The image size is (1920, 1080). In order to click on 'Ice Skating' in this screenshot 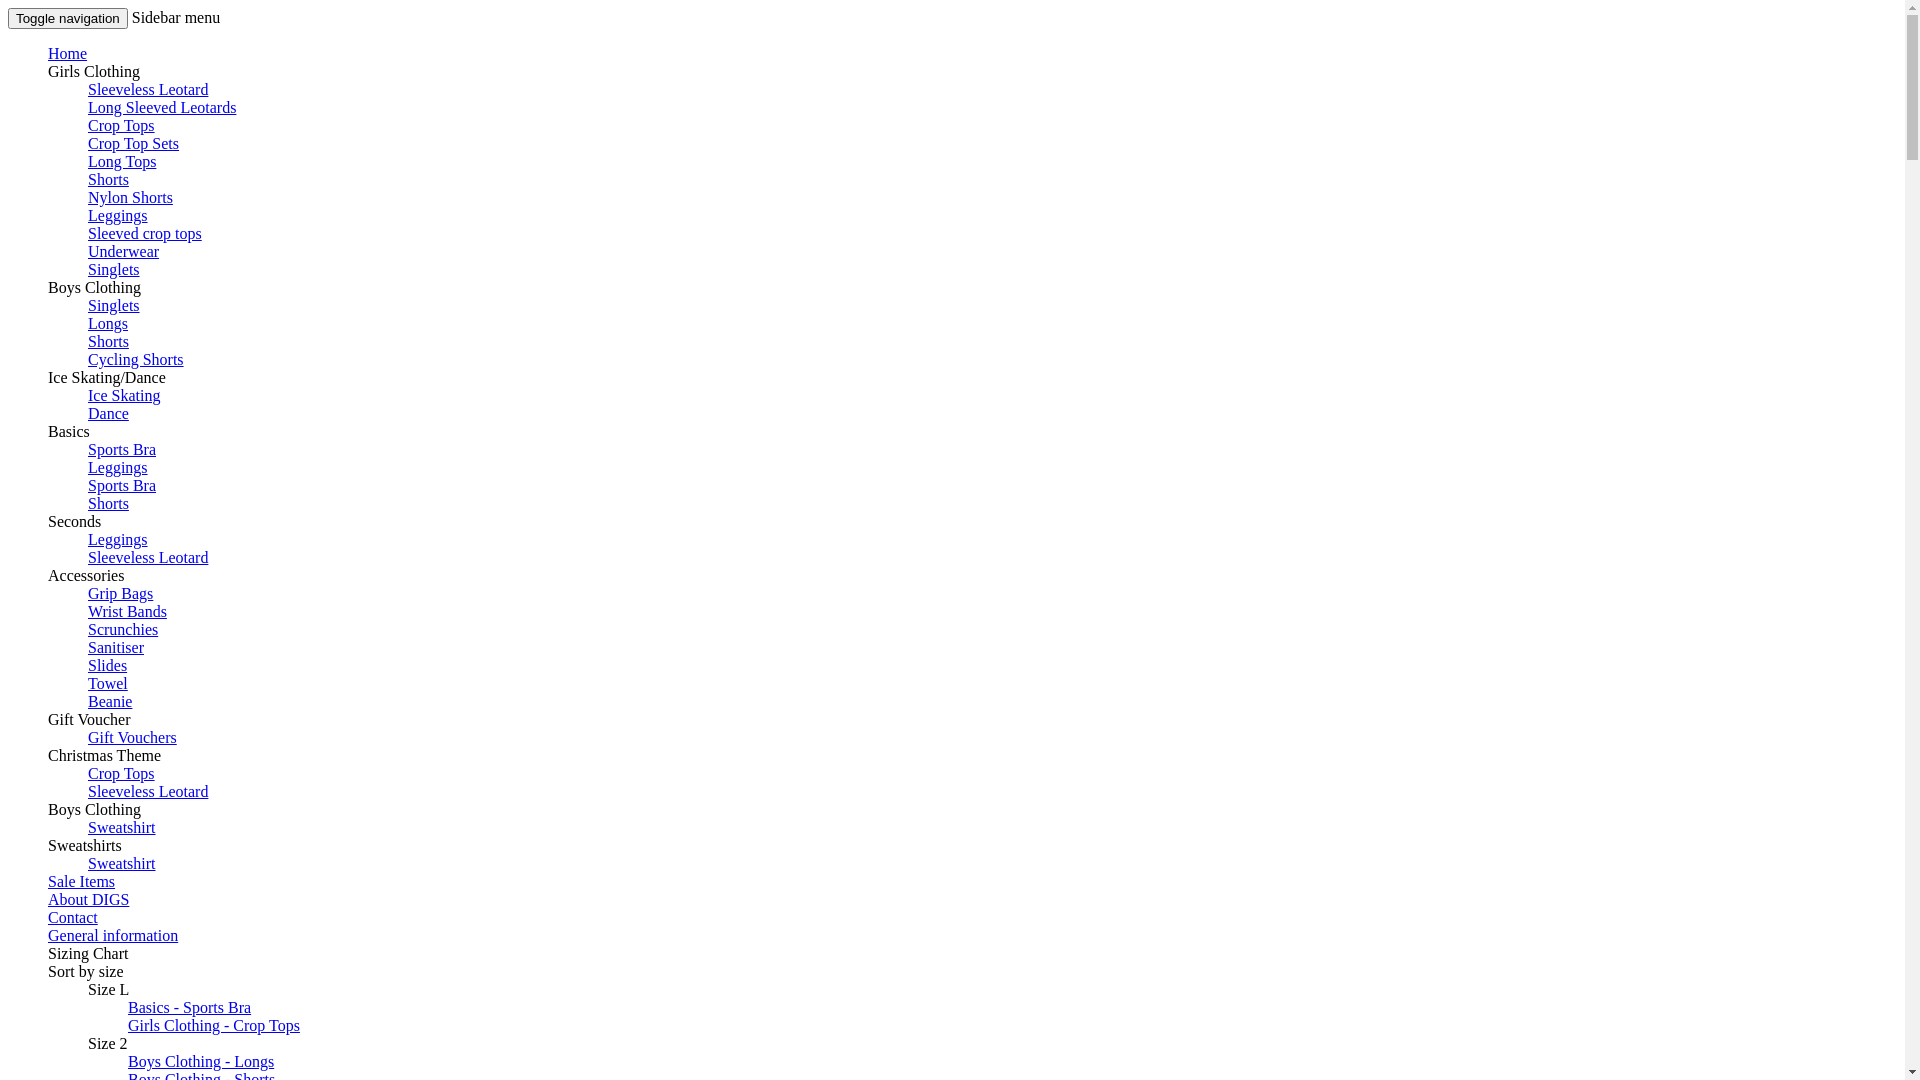, I will do `click(123, 395)`.